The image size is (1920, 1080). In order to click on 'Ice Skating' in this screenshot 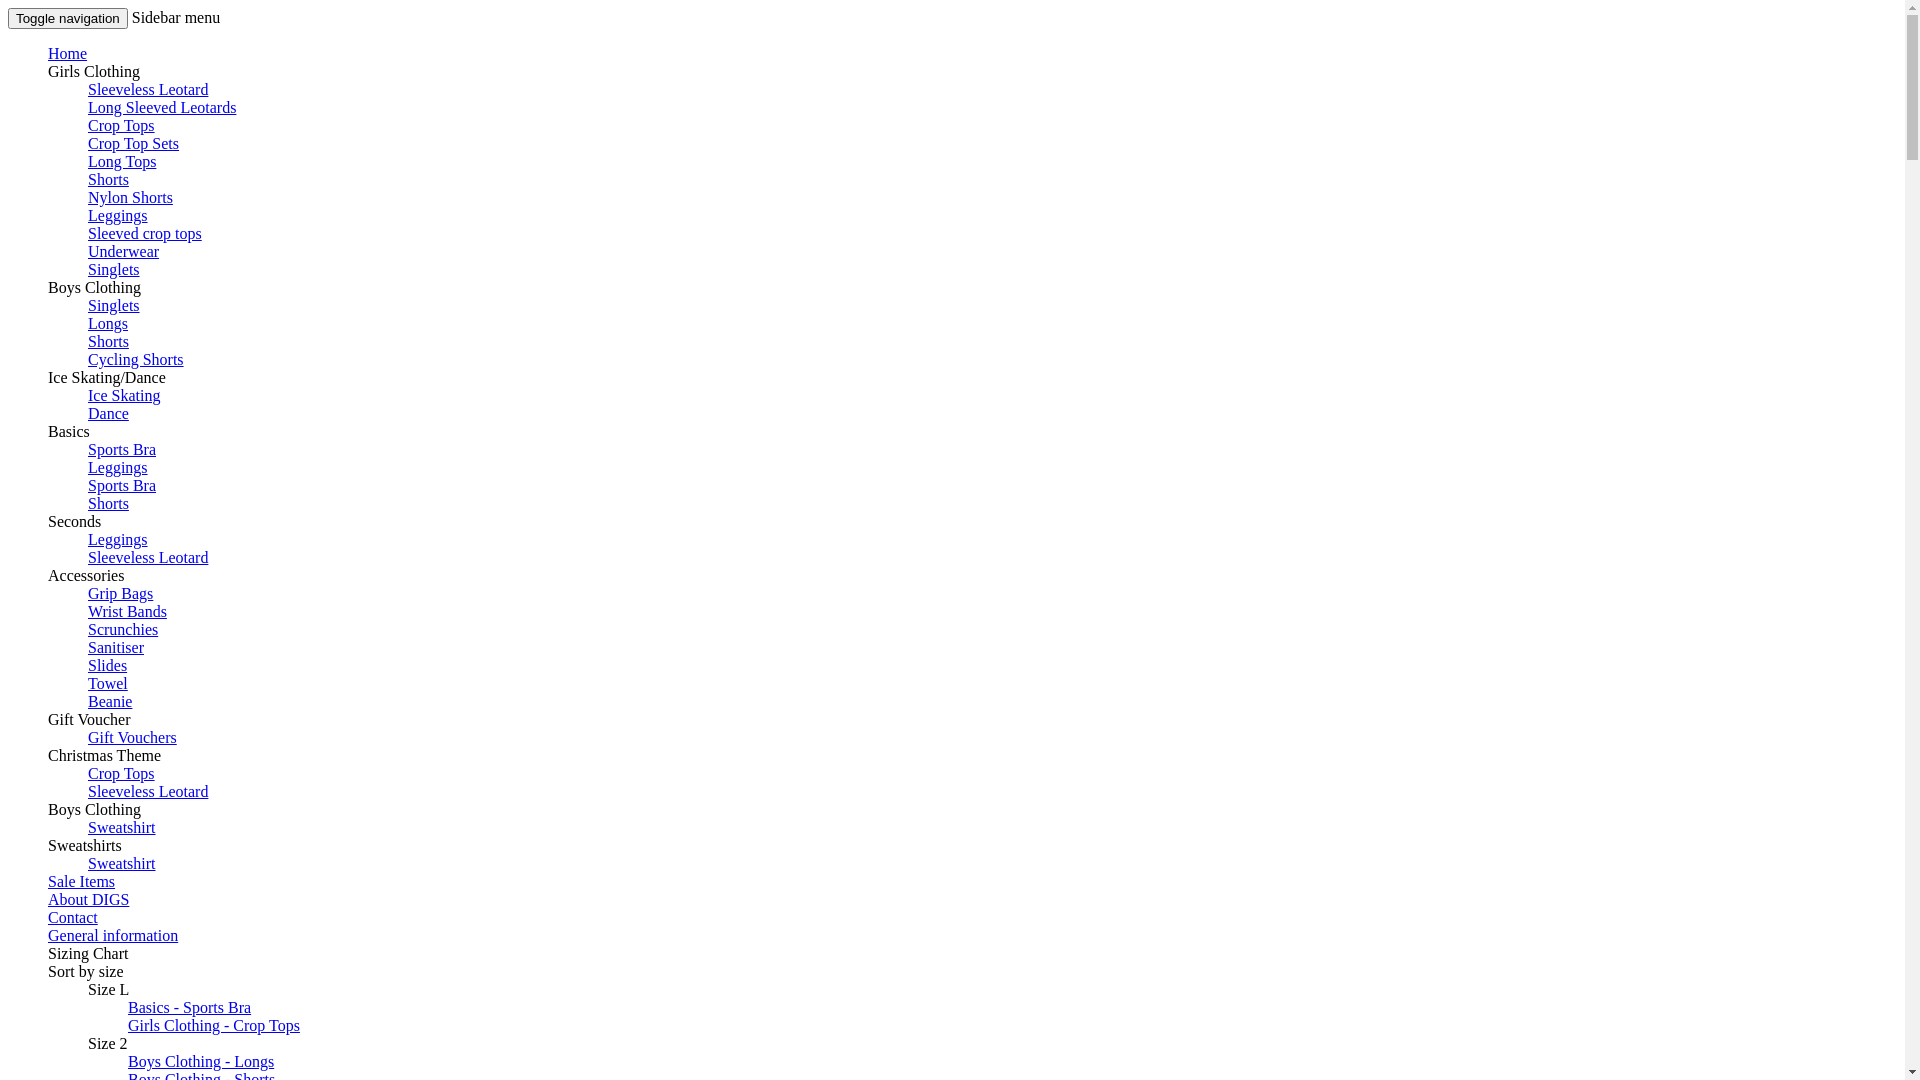, I will do `click(123, 395)`.